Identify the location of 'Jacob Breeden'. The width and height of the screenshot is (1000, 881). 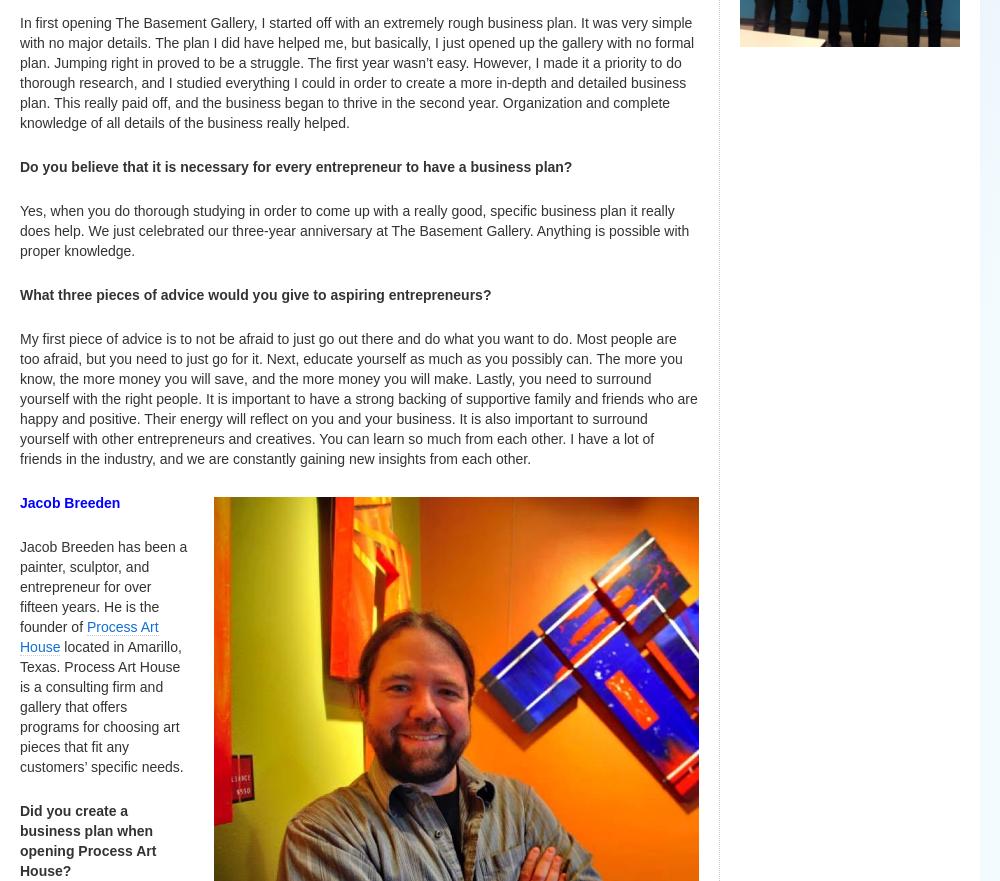
(71, 501).